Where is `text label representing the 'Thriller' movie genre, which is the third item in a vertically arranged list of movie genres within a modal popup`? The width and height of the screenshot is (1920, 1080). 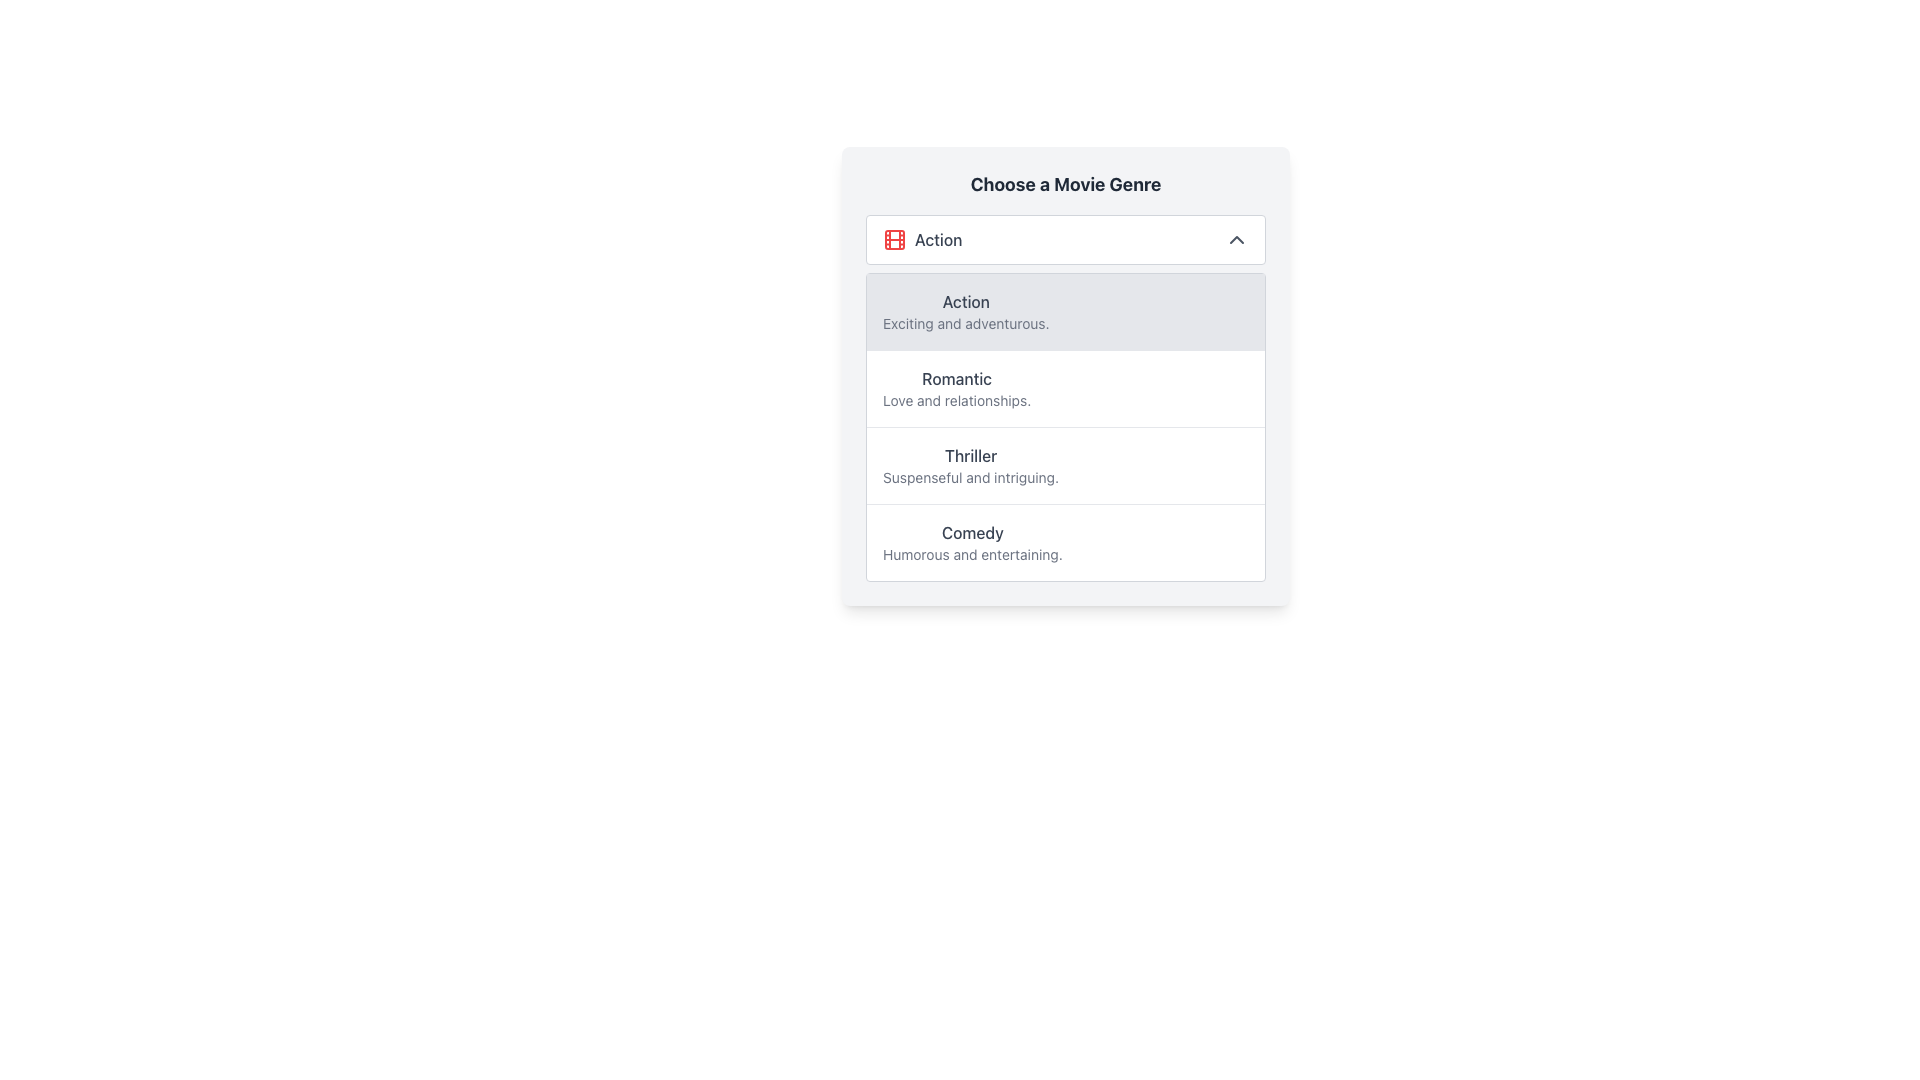
text label representing the 'Thriller' movie genre, which is the third item in a vertically arranged list of movie genres within a modal popup is located at coordinates (970, 455).